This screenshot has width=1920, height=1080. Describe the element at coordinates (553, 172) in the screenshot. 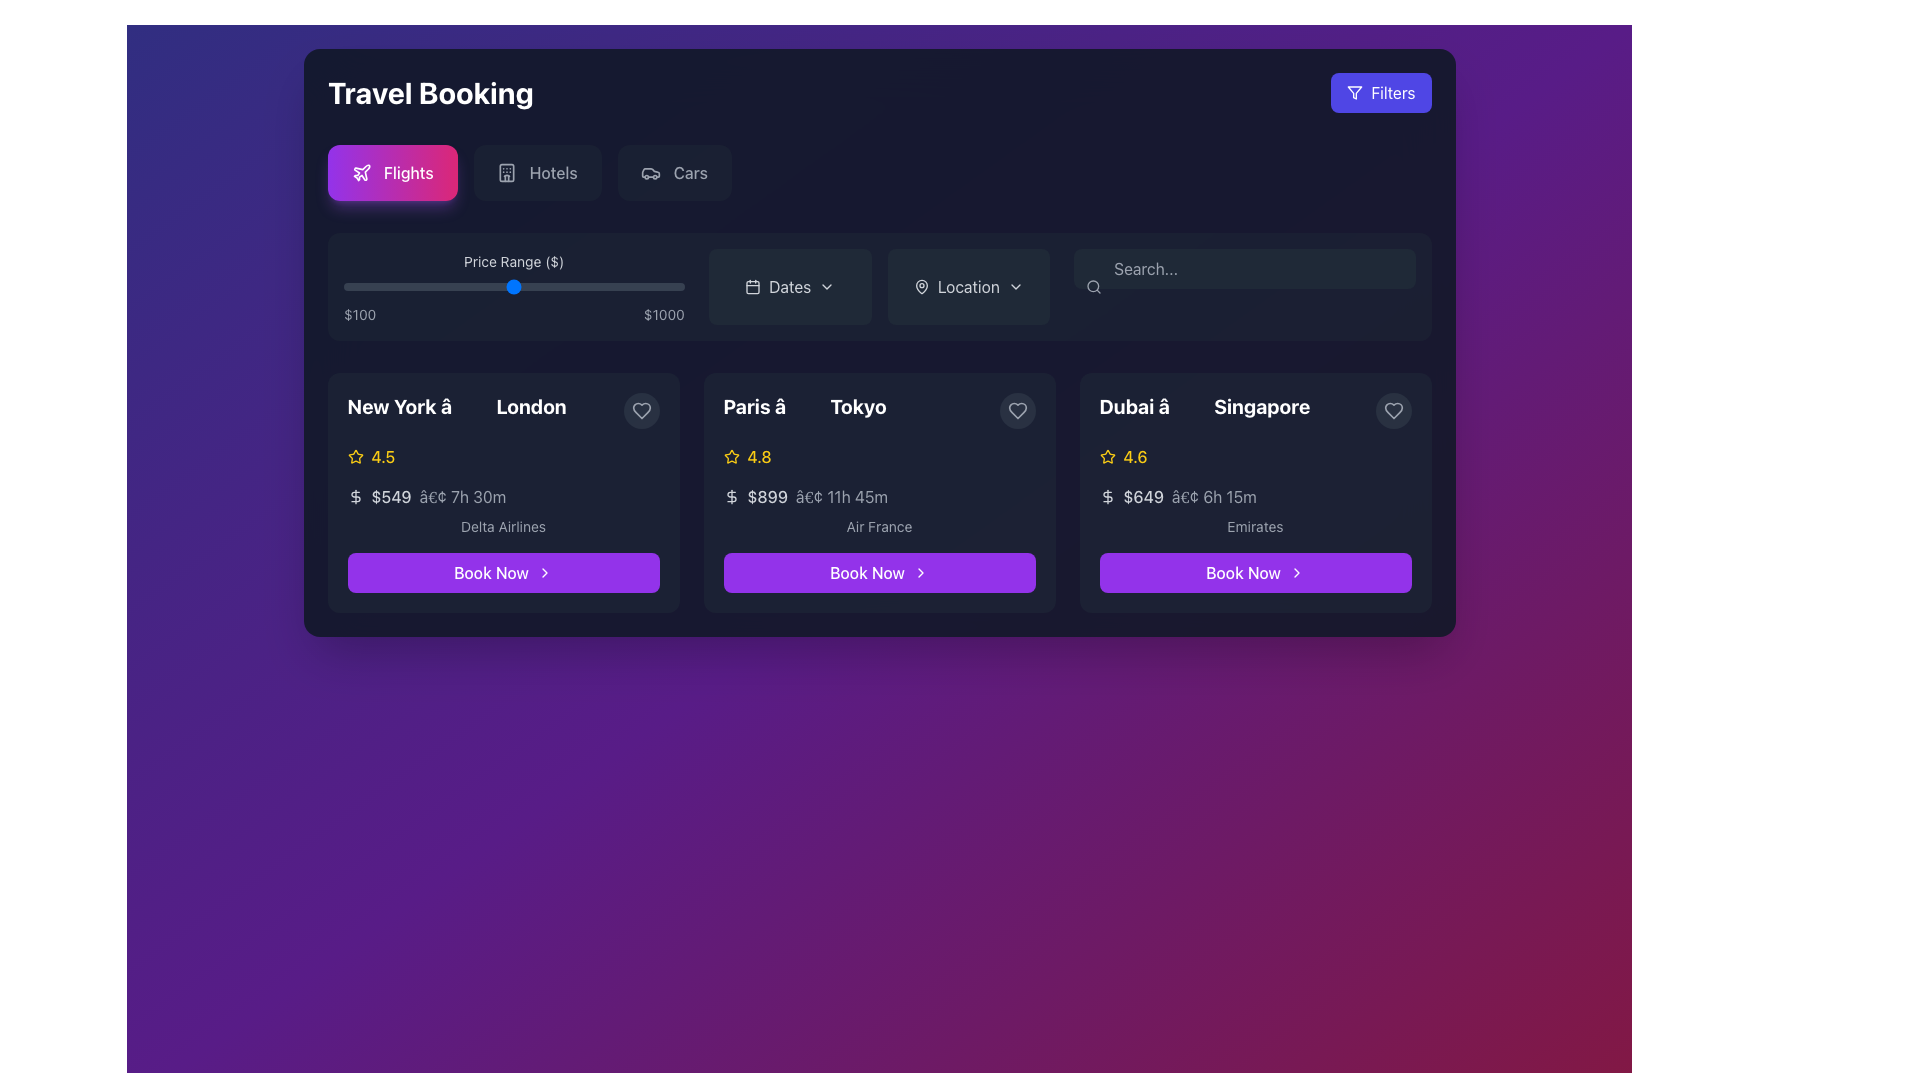

I see `the 'Hotels' text label within the clickable category button, which is styled with a medium-weight font and light gray color, located in the second navigation option of three` at that location.